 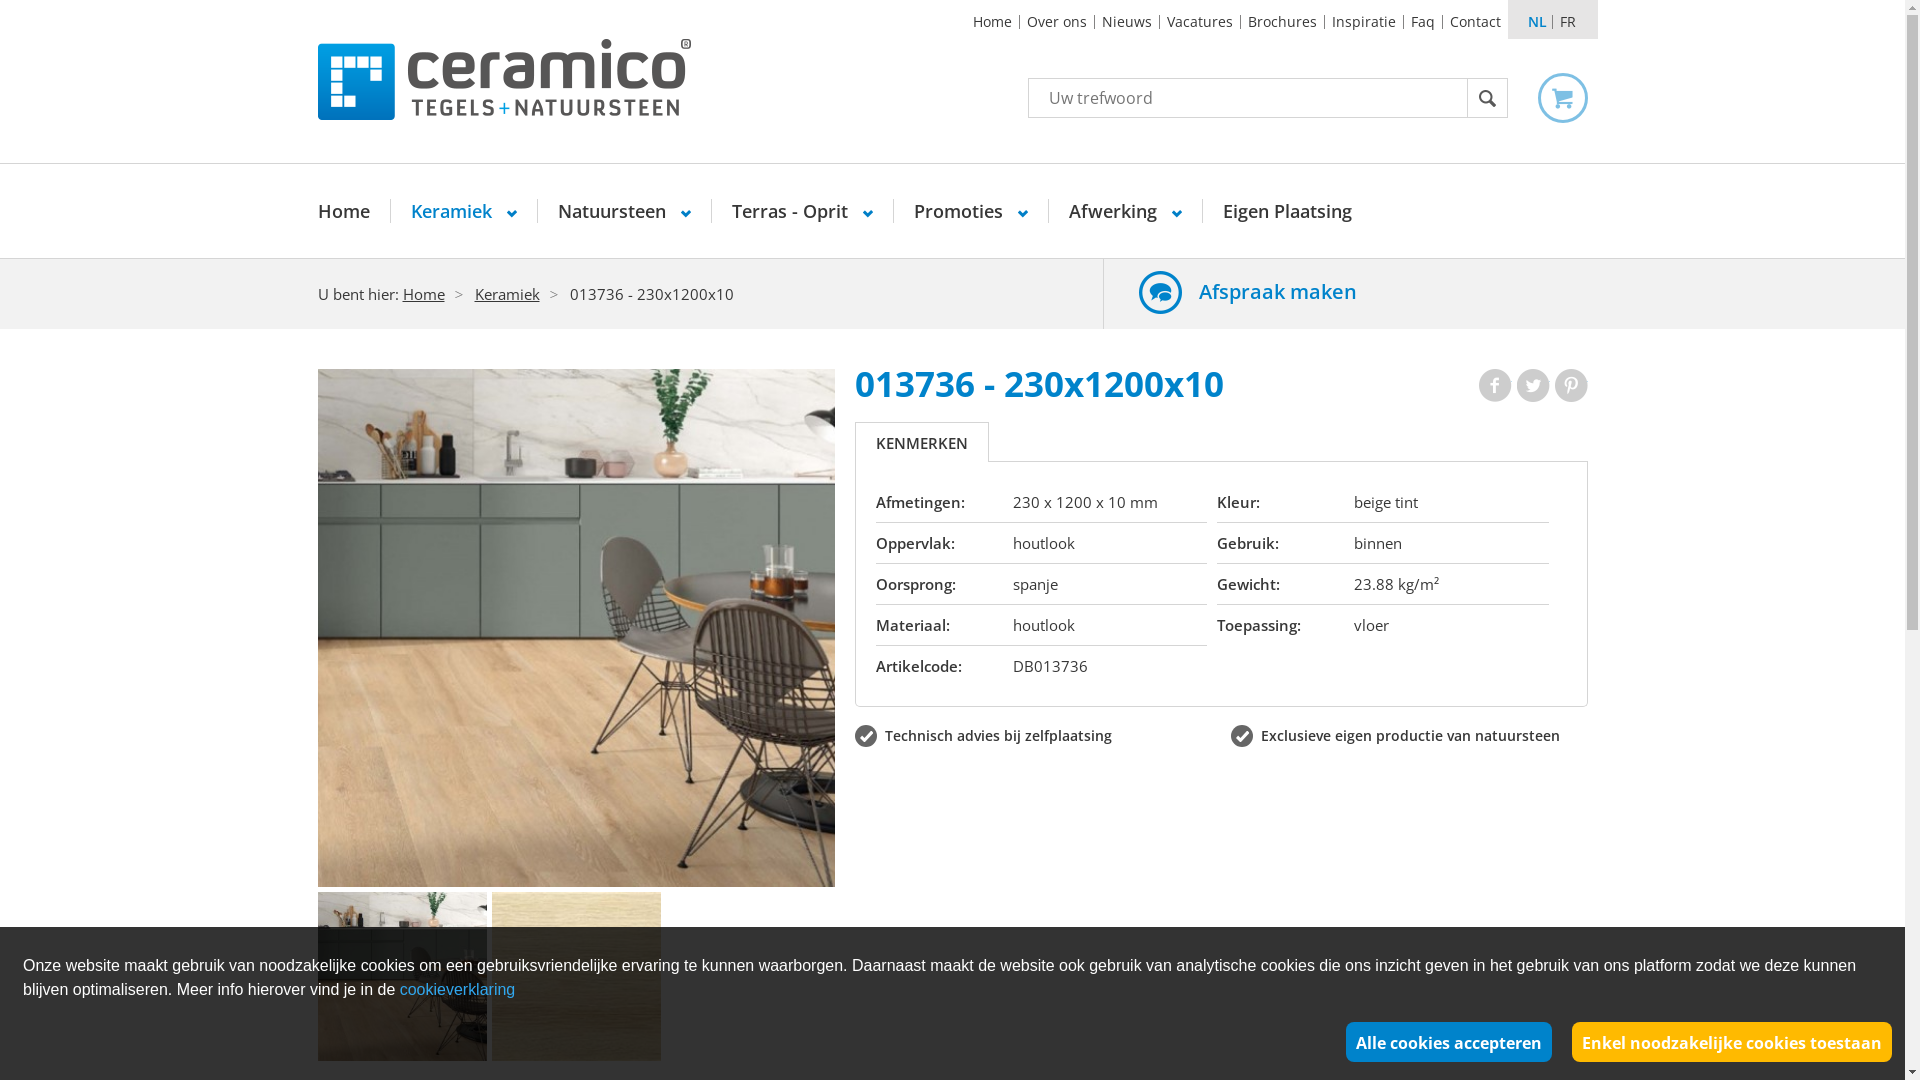 What do you see at coordinates (1474, 21) in the screenshot?
I see `'Contact'` at bounding box center [1474, 21].